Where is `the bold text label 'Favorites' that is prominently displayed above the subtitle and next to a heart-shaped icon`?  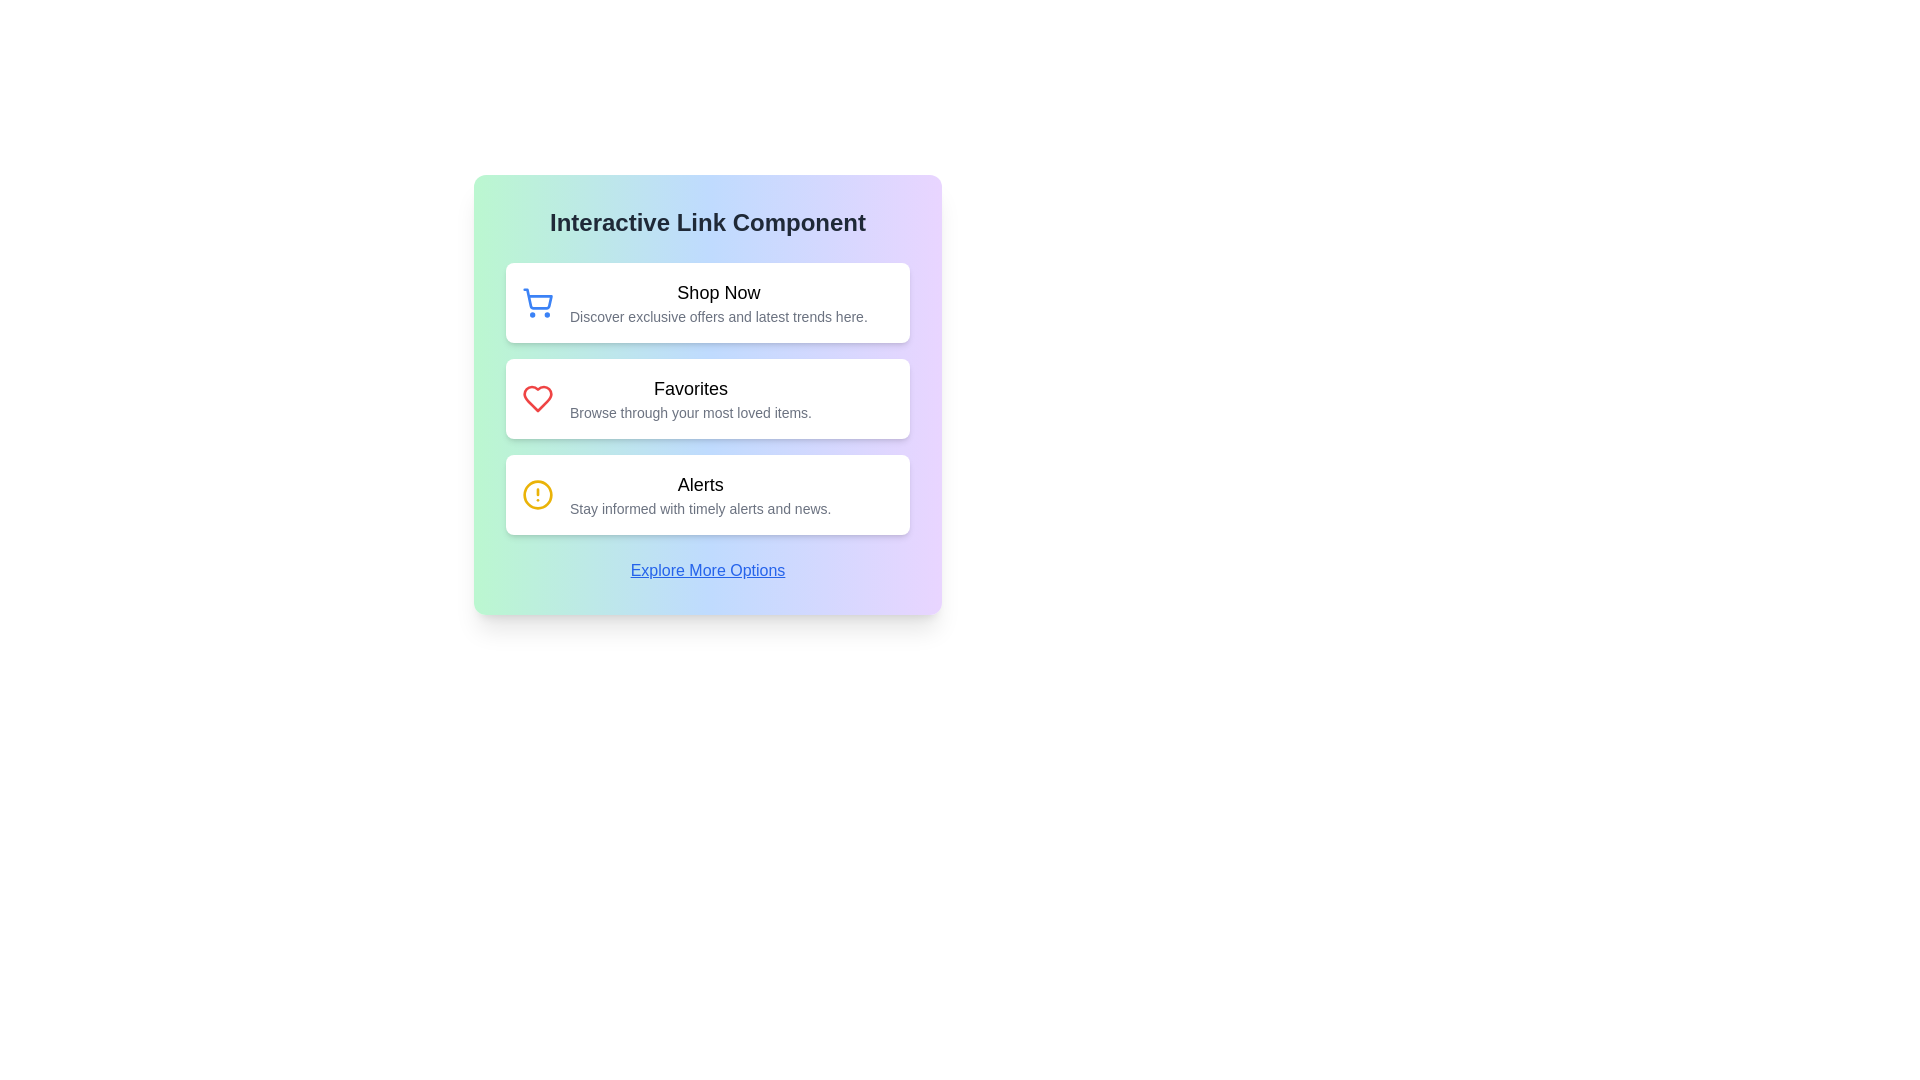 the bold text label 'Favorites' that is prominently displayed above the subtitle and next to a heart-shaped icon is located at coordinates (691, 389).